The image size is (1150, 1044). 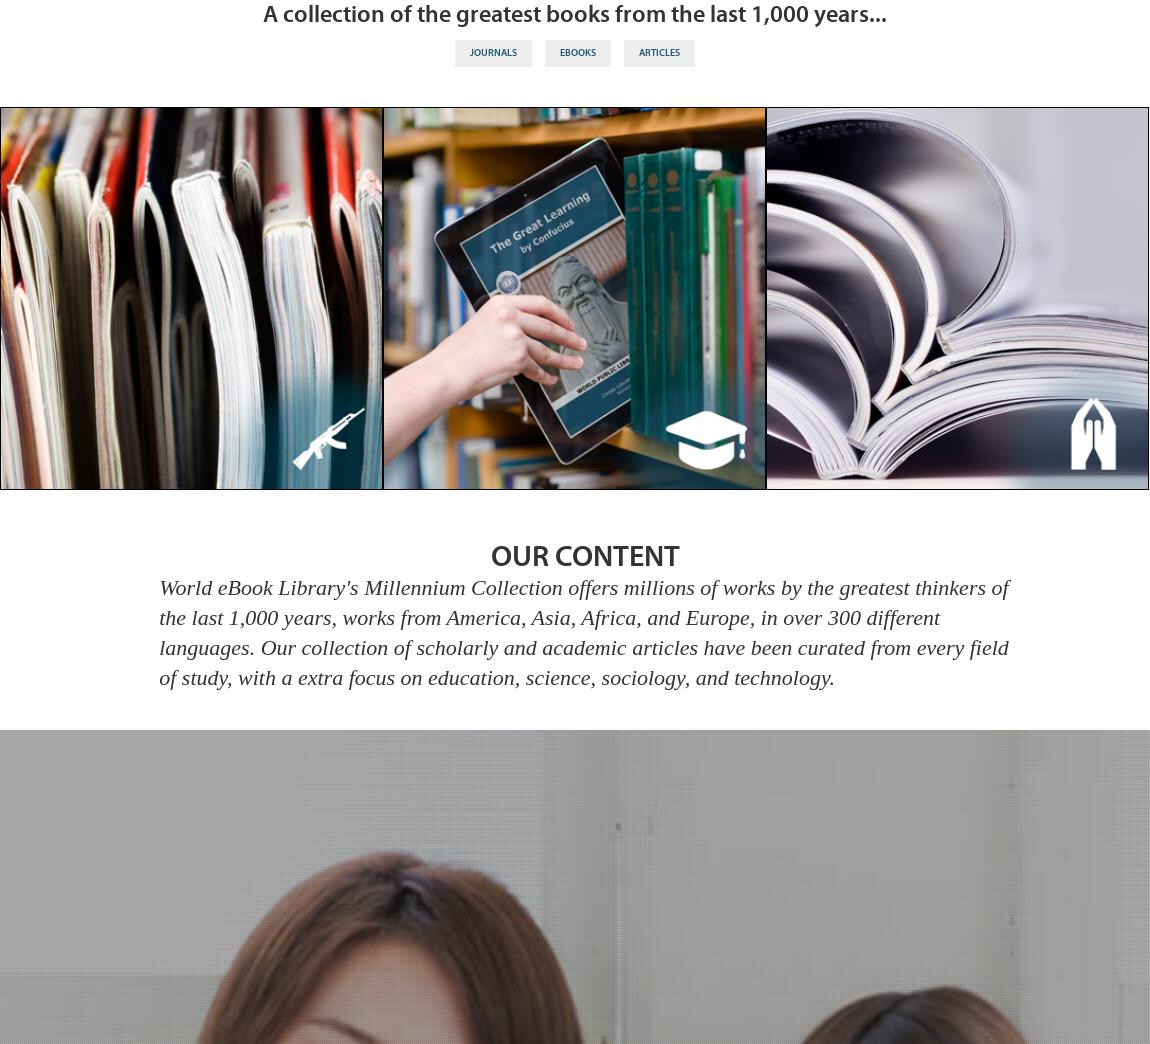 I want to click on 'Millions of Articles', so click(x=957, y=306).